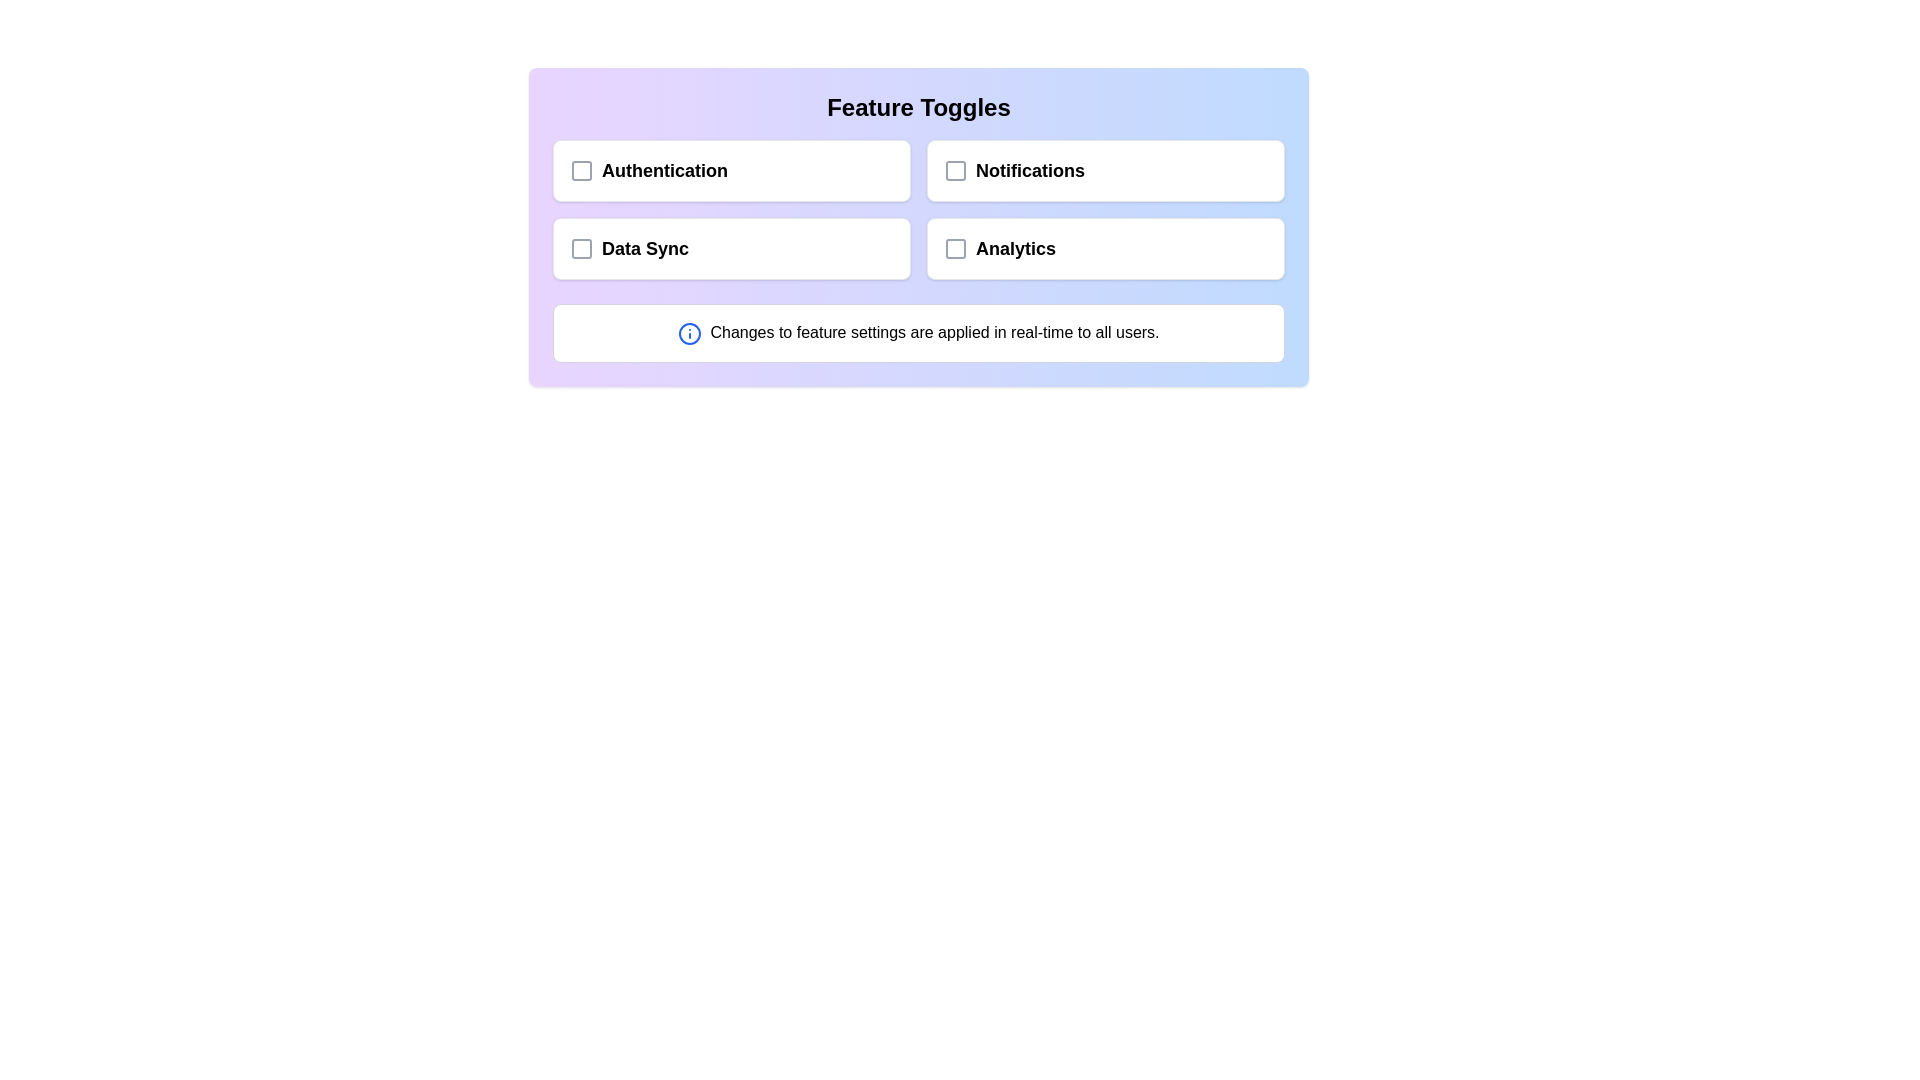 The width and height of the screenshot is (1920, 1080). What do you see at coordinates (580, 169) in the screenshot?
I see `the toggle switch for the 'Authentication' feature to change its state` at bounding box center [580, 169].